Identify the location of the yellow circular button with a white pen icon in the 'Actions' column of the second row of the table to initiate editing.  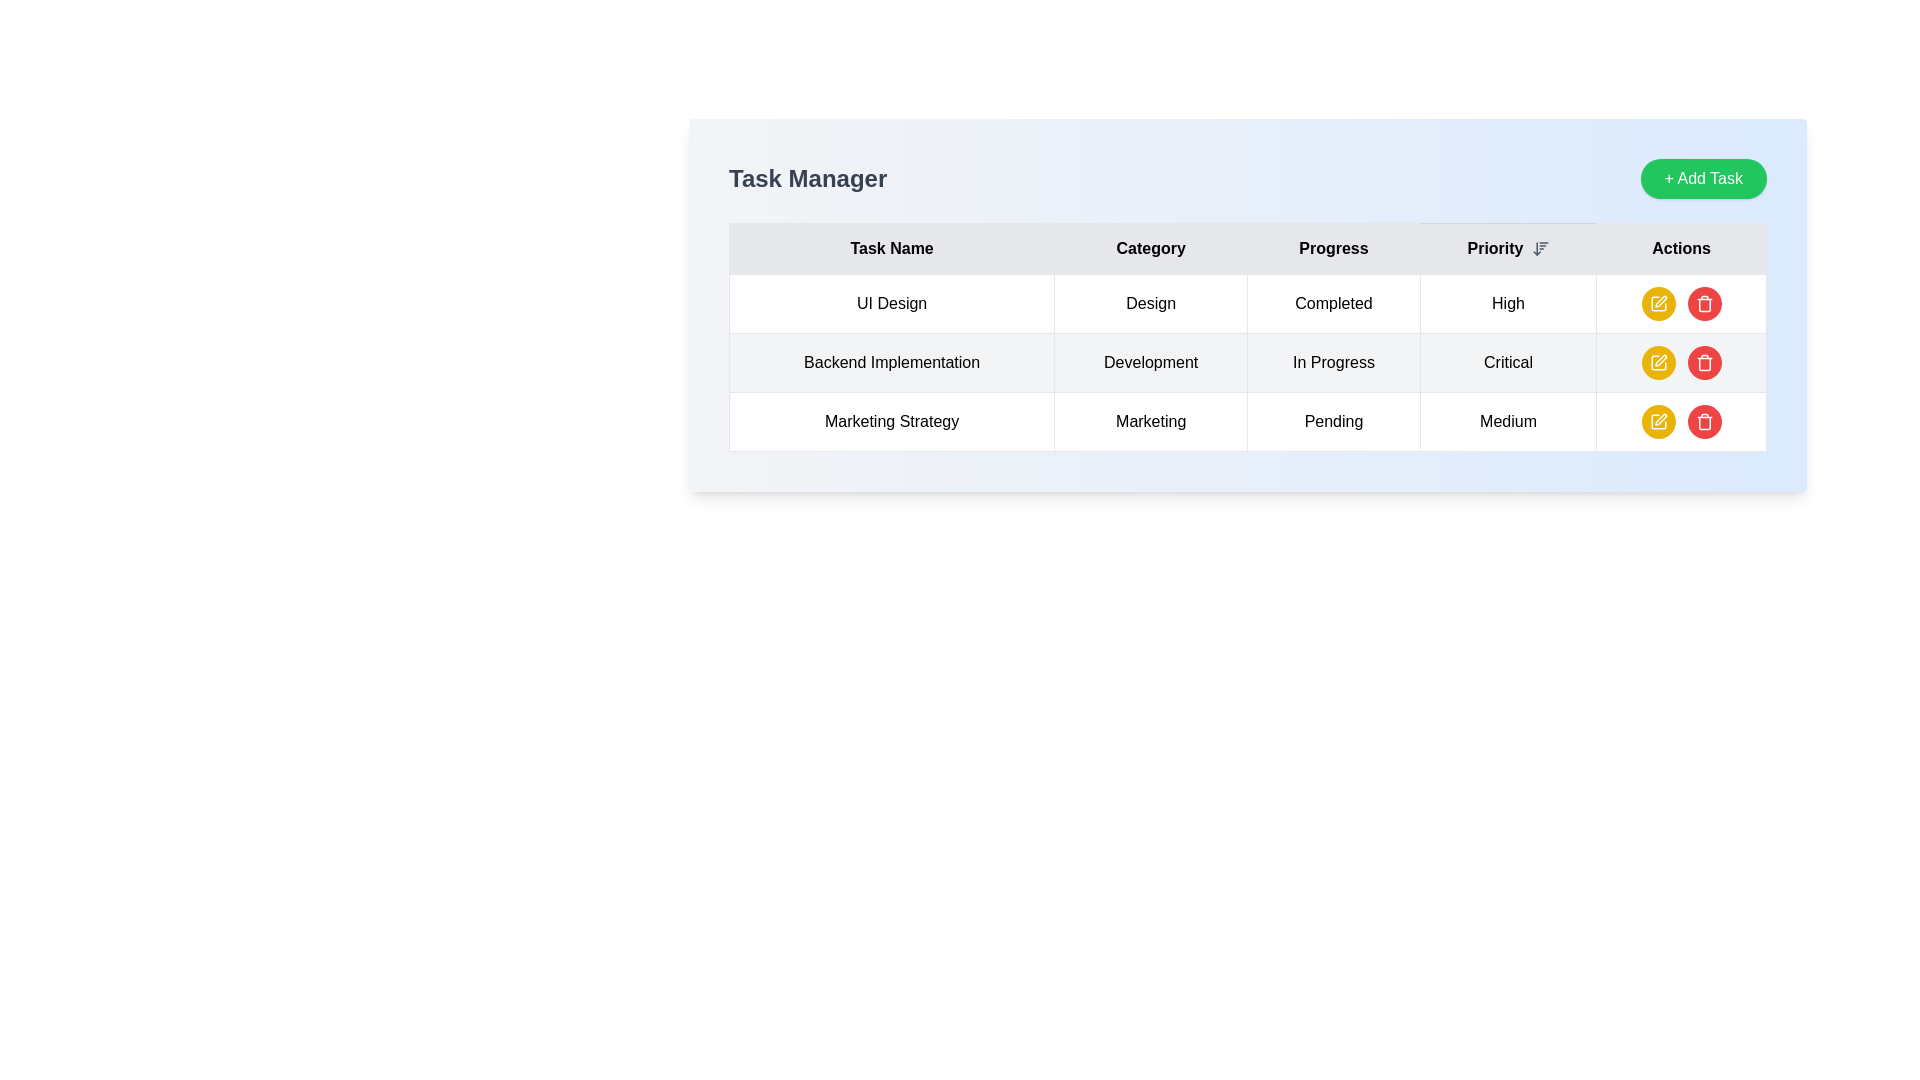
(1658, 362).